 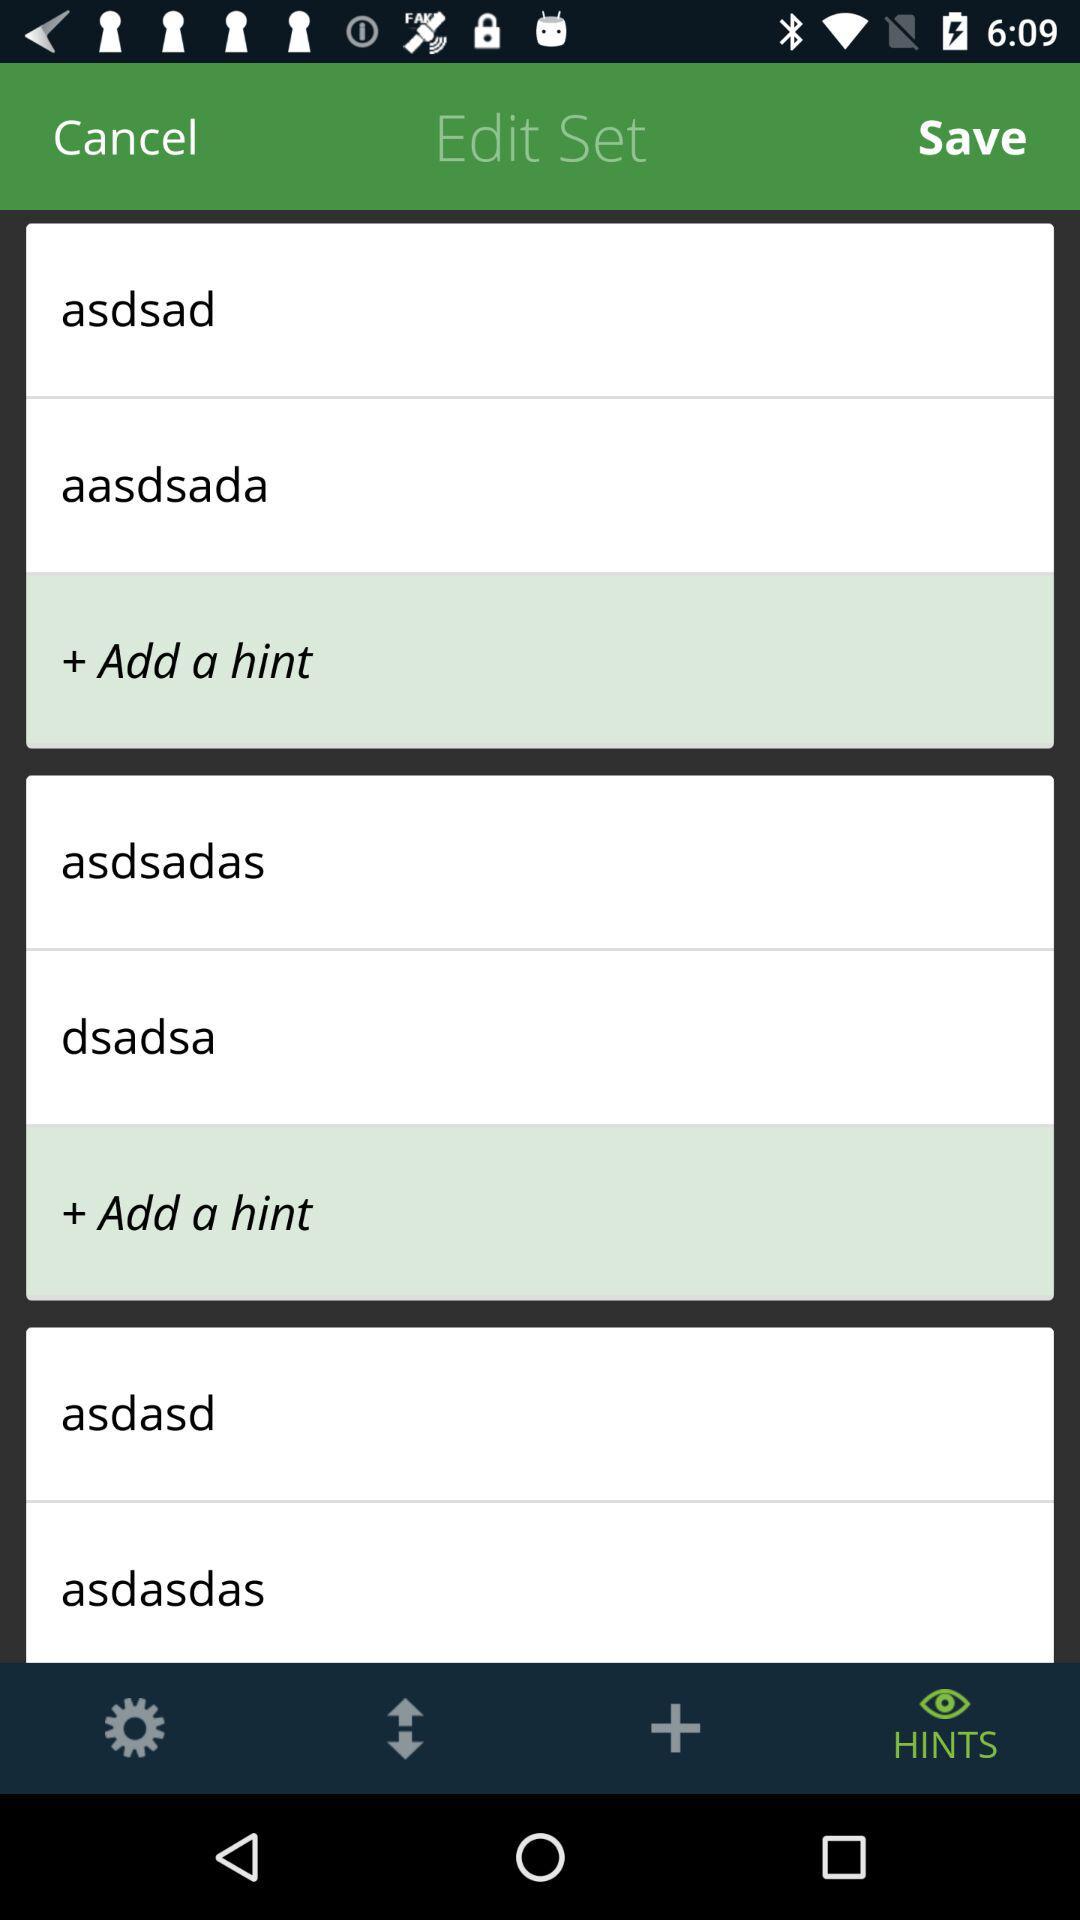 What do you see at coordinates (125, 135) in the screenshot?
I see `item to the left of the edit set item` at bounding box center [125, 135].